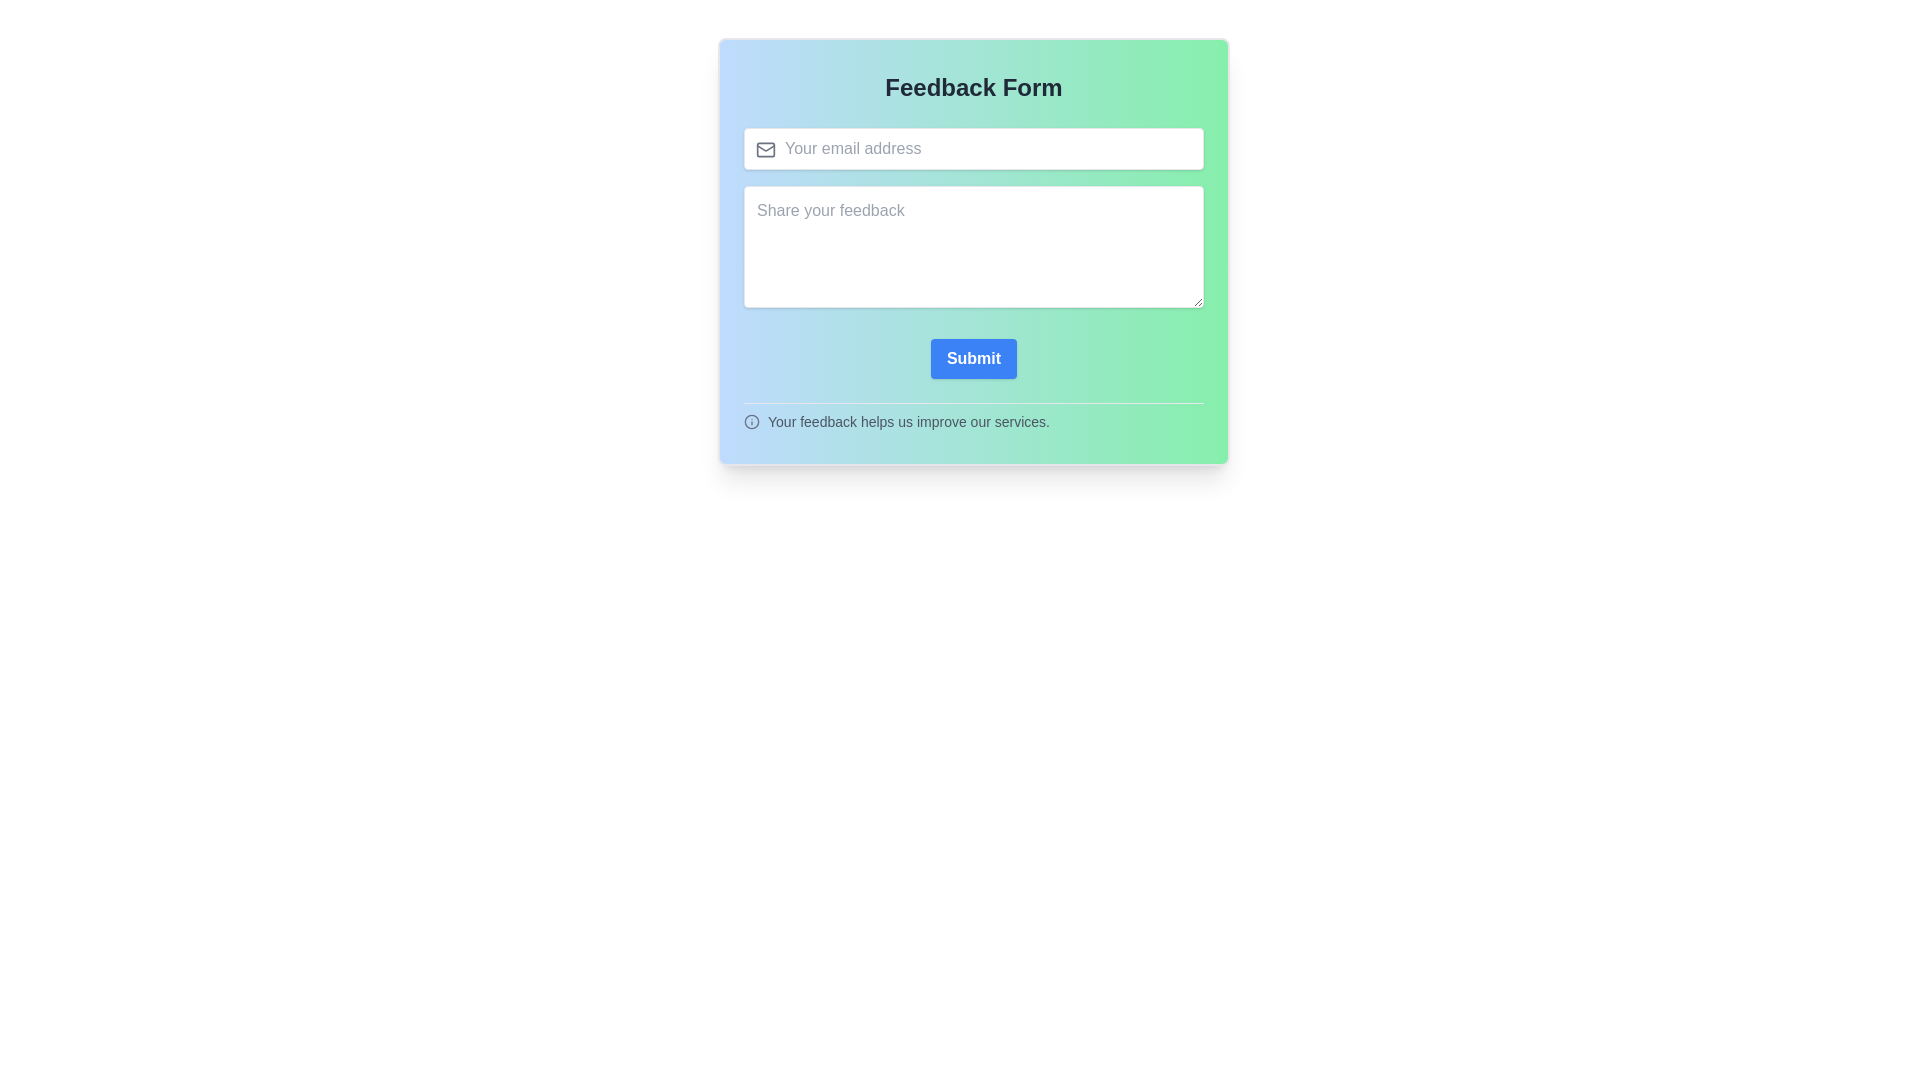 The height and width of the screenshot is (1080, 1920). Describe the element at coordinates (765, 149) in the screenshot. I see `the email icon located at the left edge of the 'Your email address' input field in the 'Feedback Form' interface` at that location.